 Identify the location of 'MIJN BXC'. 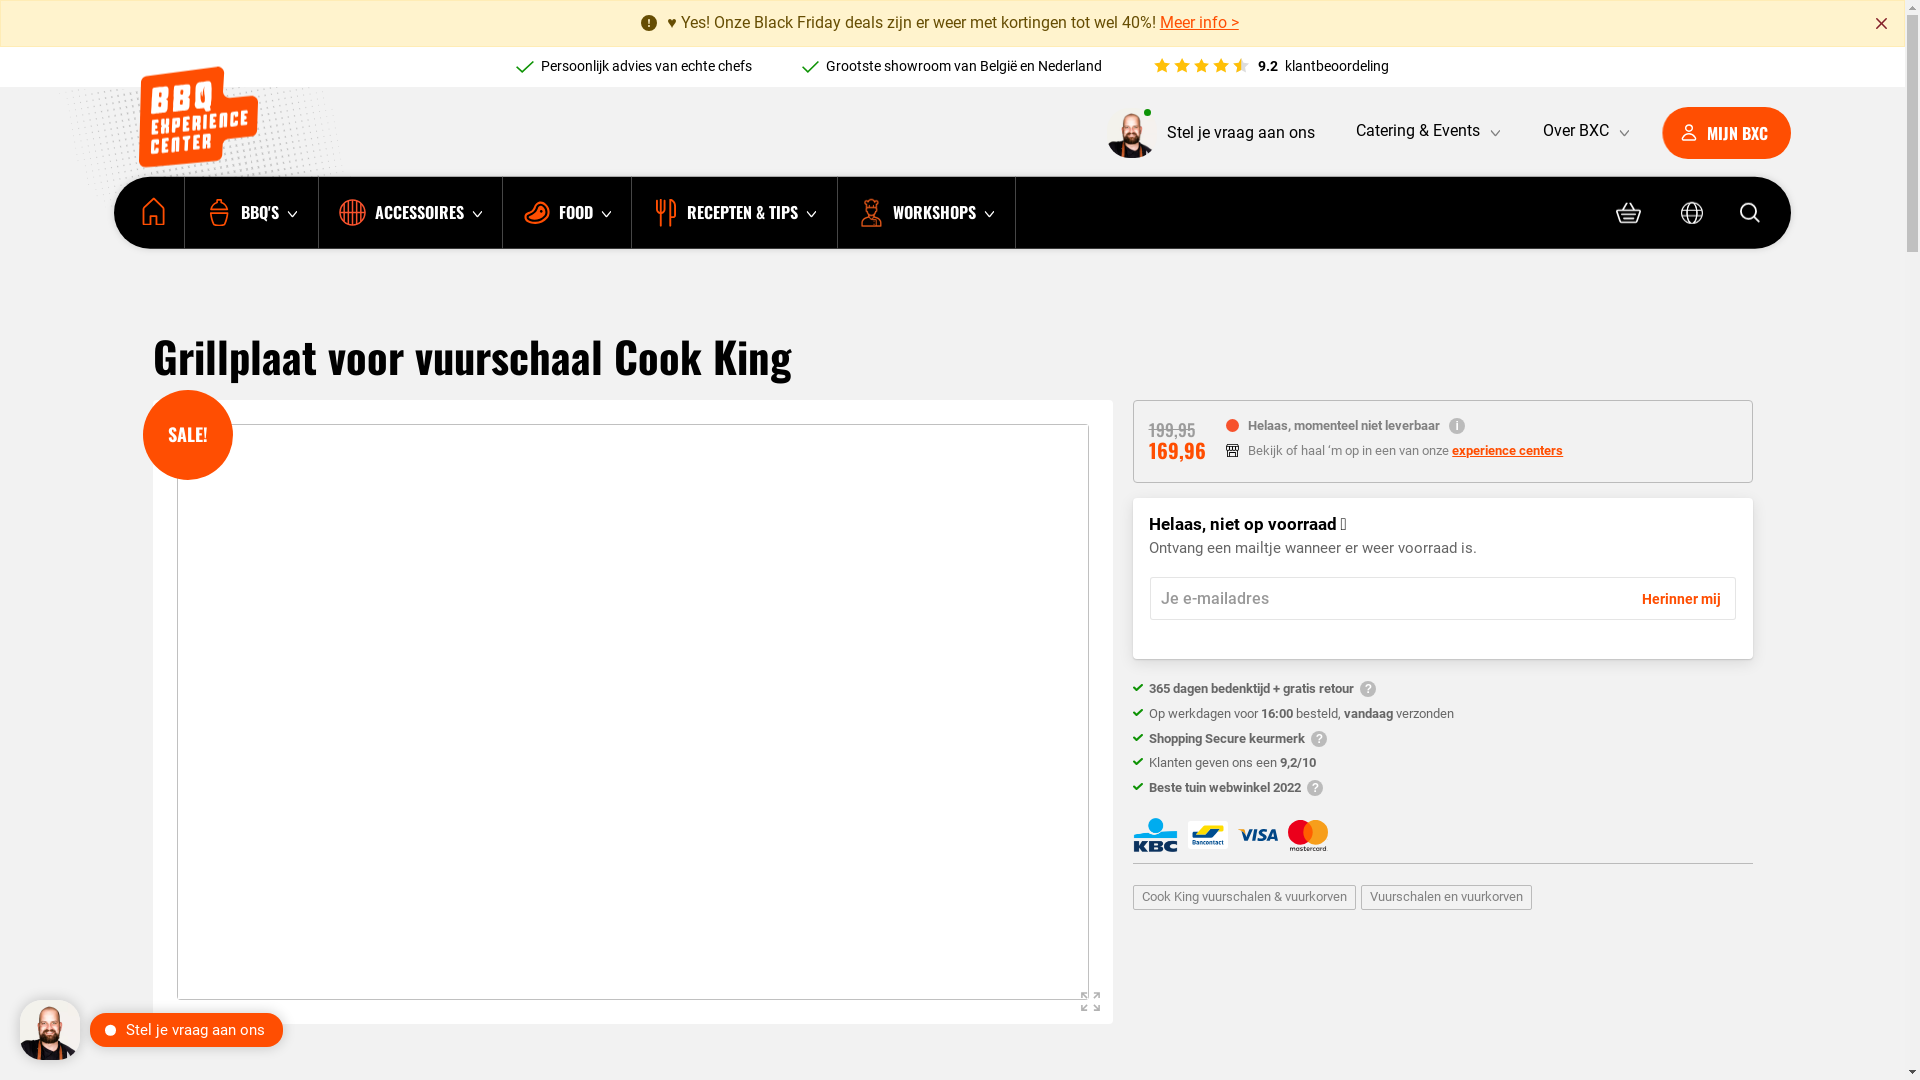
(1725, 132).